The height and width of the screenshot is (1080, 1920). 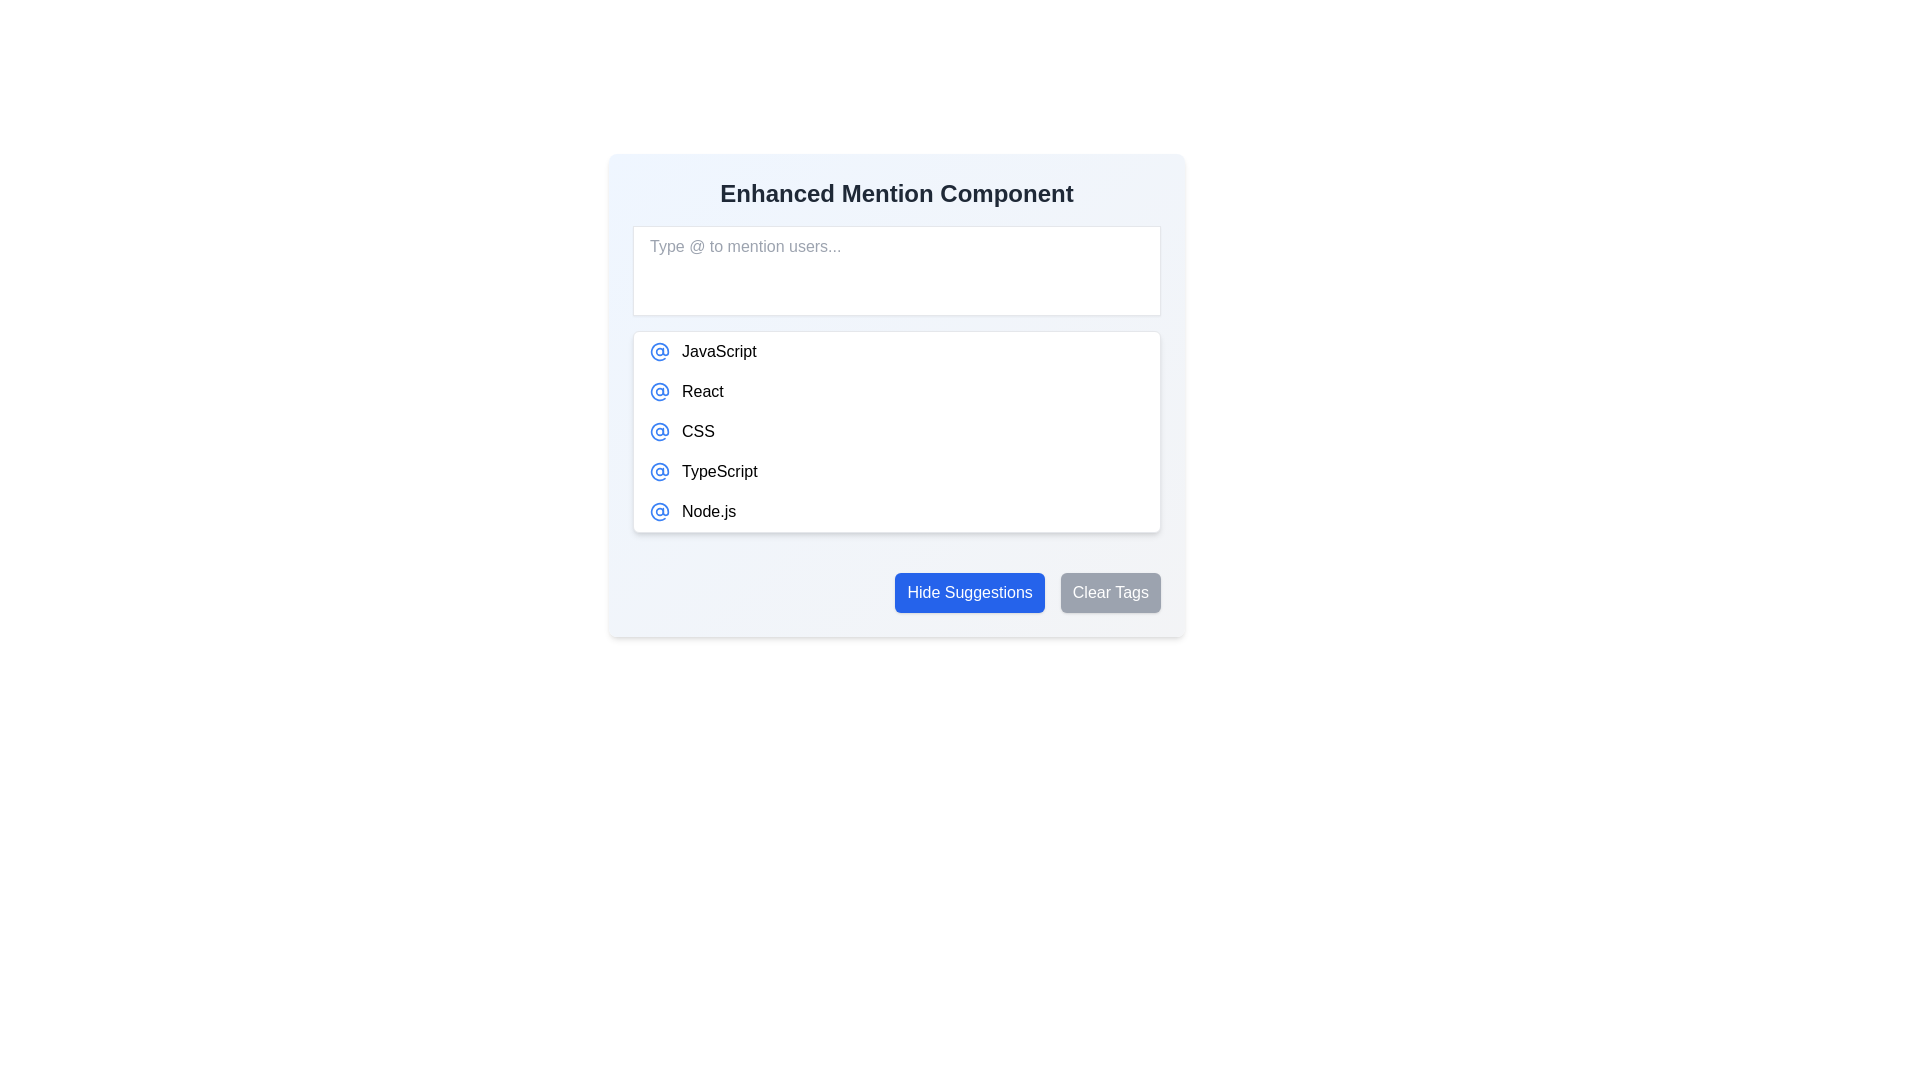 What do you see at coordinates (896, 350) in the screenshot?
I see `the first item in the selectable list under the 'Enhanced Mention Component' input field for keyboard selection` at bounding box center [896, 350].